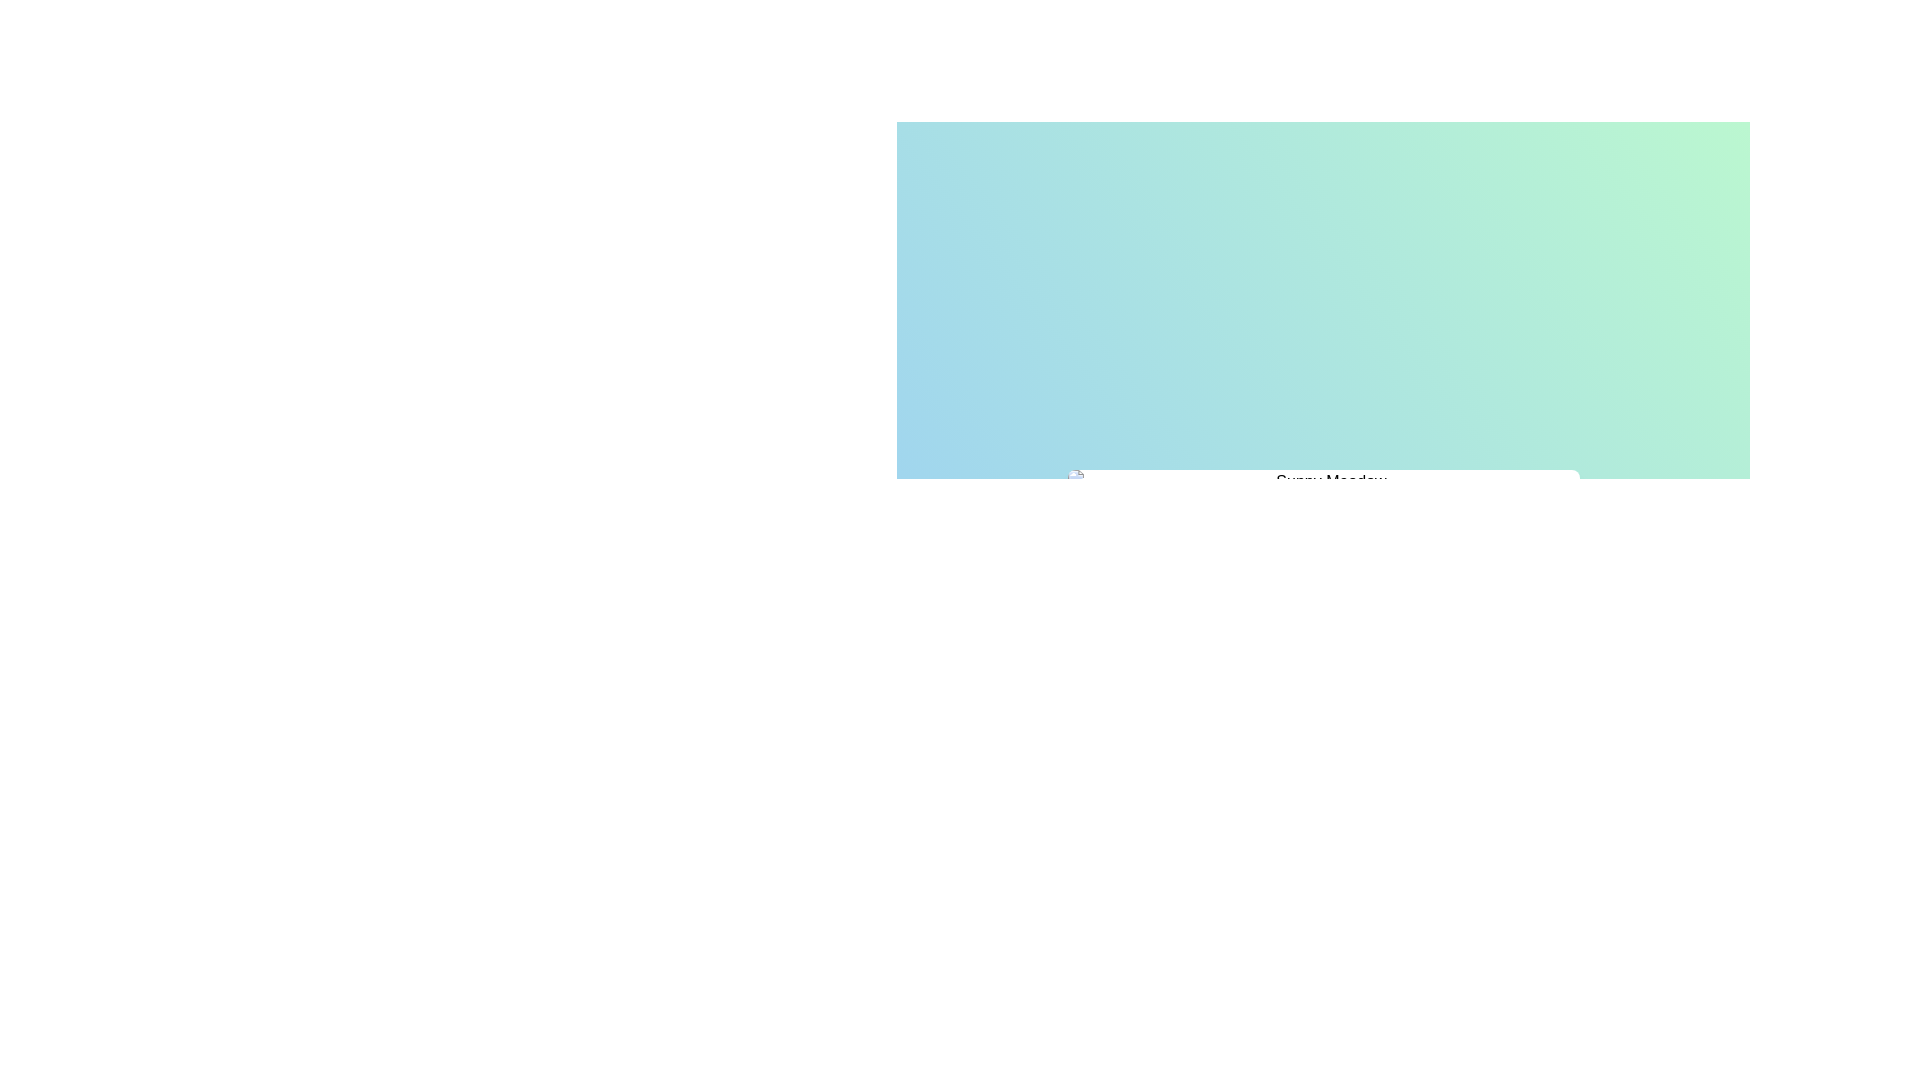 This screenshot has width=1920, height=1080. What do you see at coordinates (1556, 495) in the screenshot?
I see `the close button located in the top-right corner of the white modal dialog` at bounding box center [1556, 495].